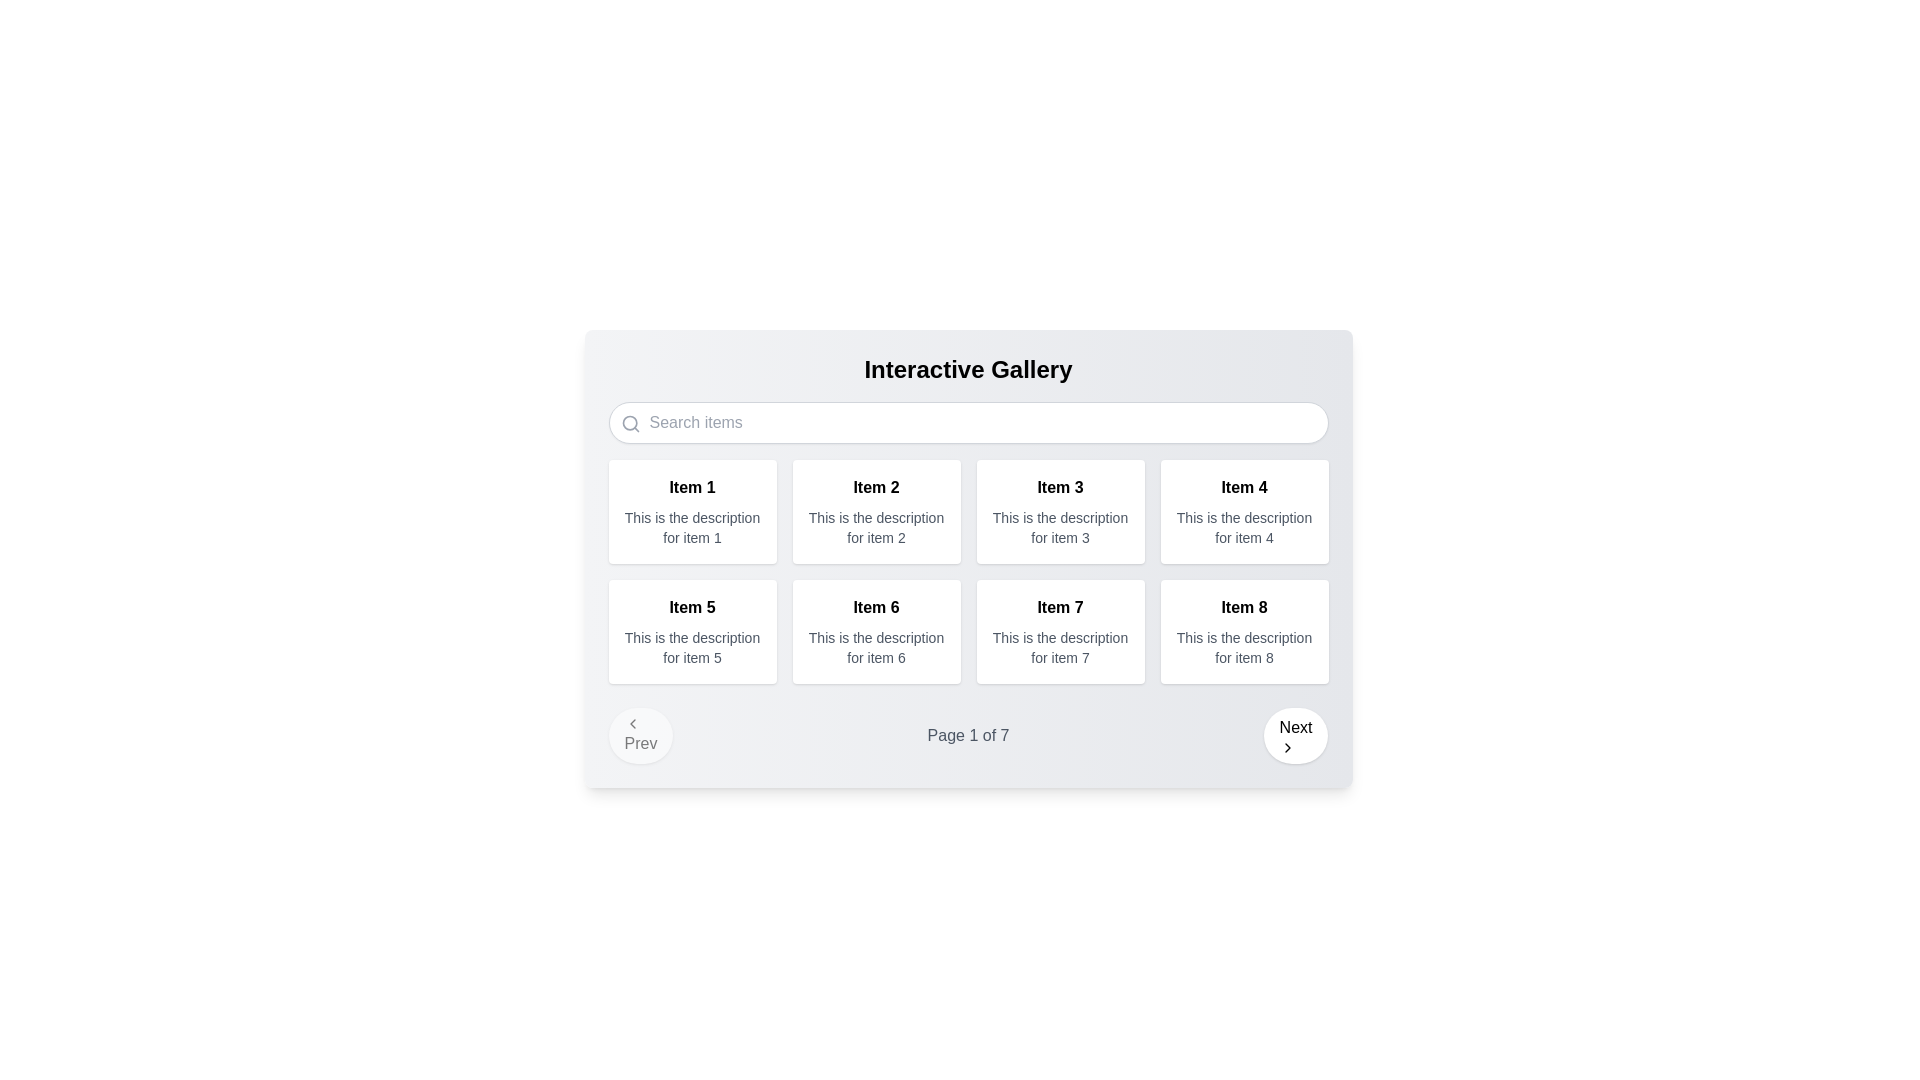 The image size is (1920, 1080). Describe the element at coordinates (1059, 632) in the screenshot. I see `the Card containing the bold text 'Item 7' and the description 'This is the description for item 7', located in the second row, third column of the grid` at that location.